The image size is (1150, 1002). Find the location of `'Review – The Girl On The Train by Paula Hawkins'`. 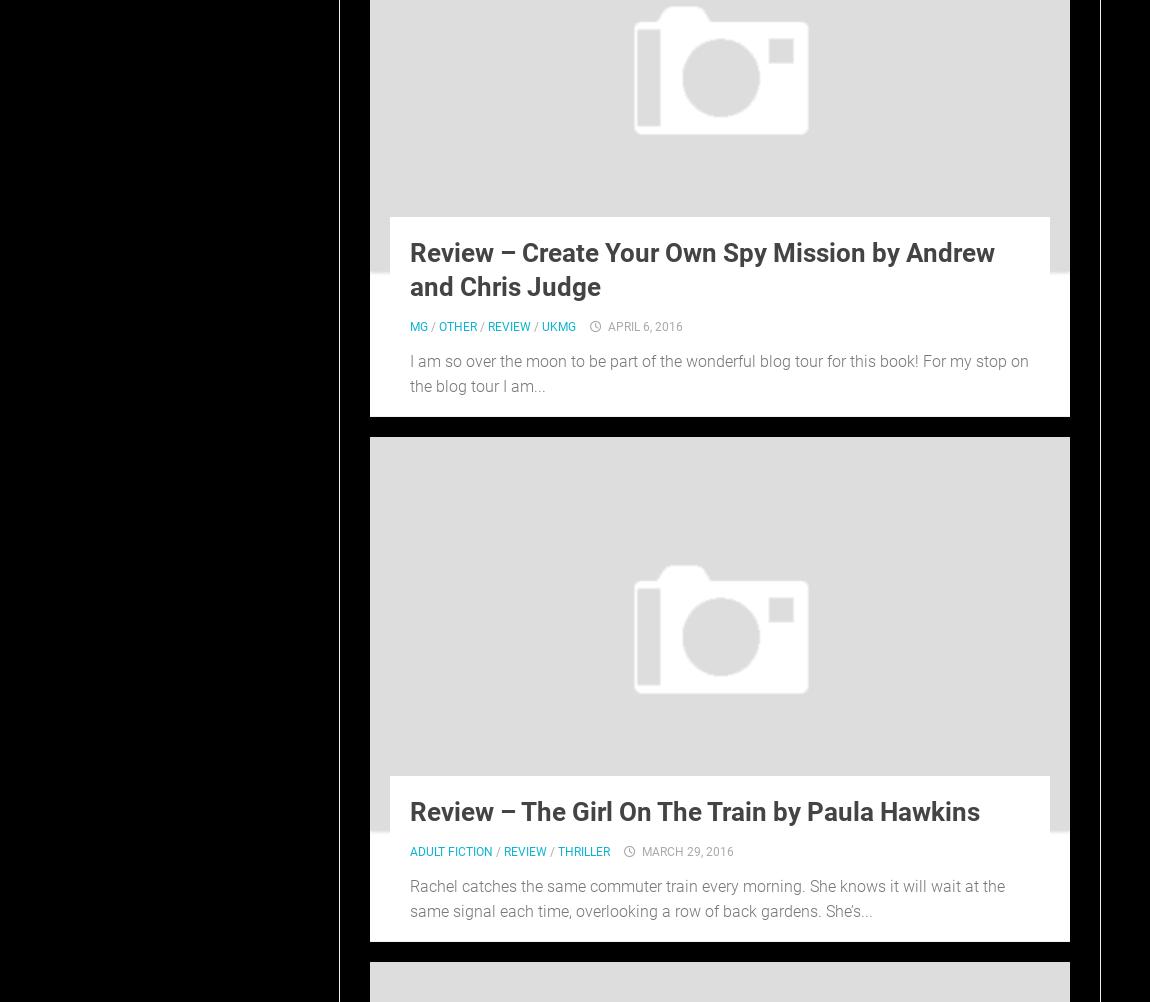

'Review – The Girl On The Train by Paula Hawkins' is located at coordinates (409, 810).